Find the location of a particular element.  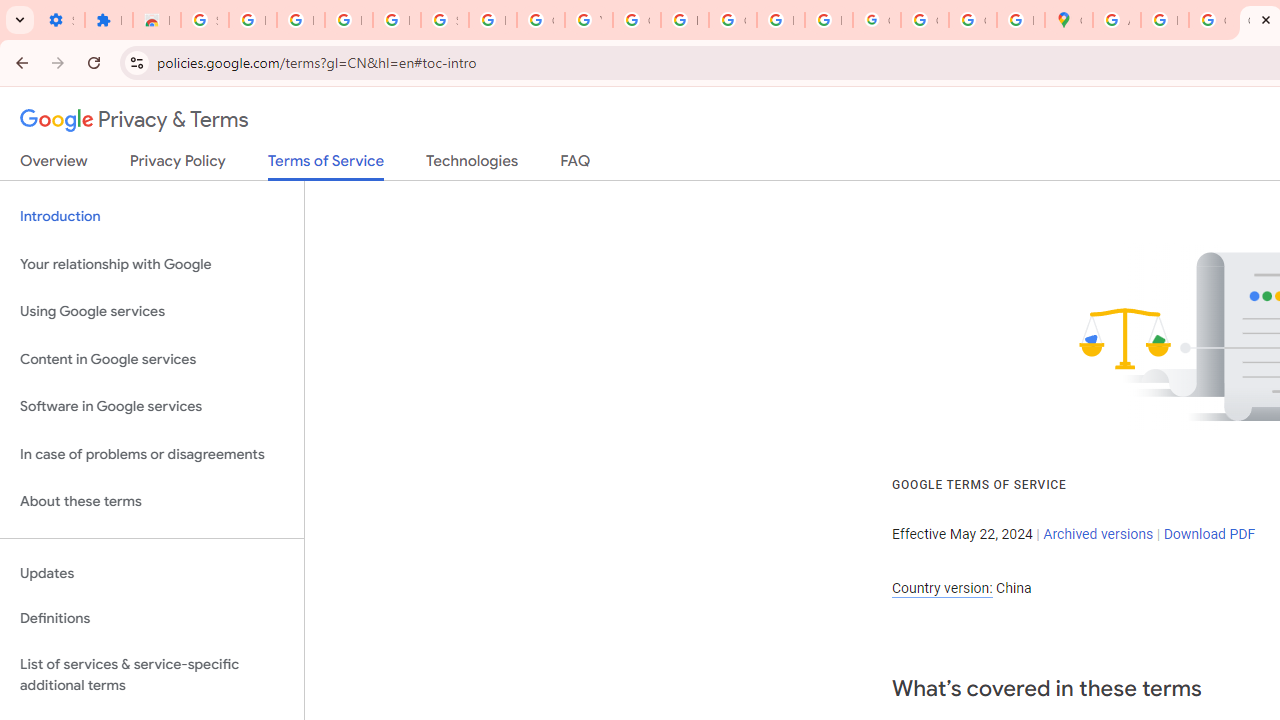

'https://scholar.google.com/' is located at coordinates (684, 20).